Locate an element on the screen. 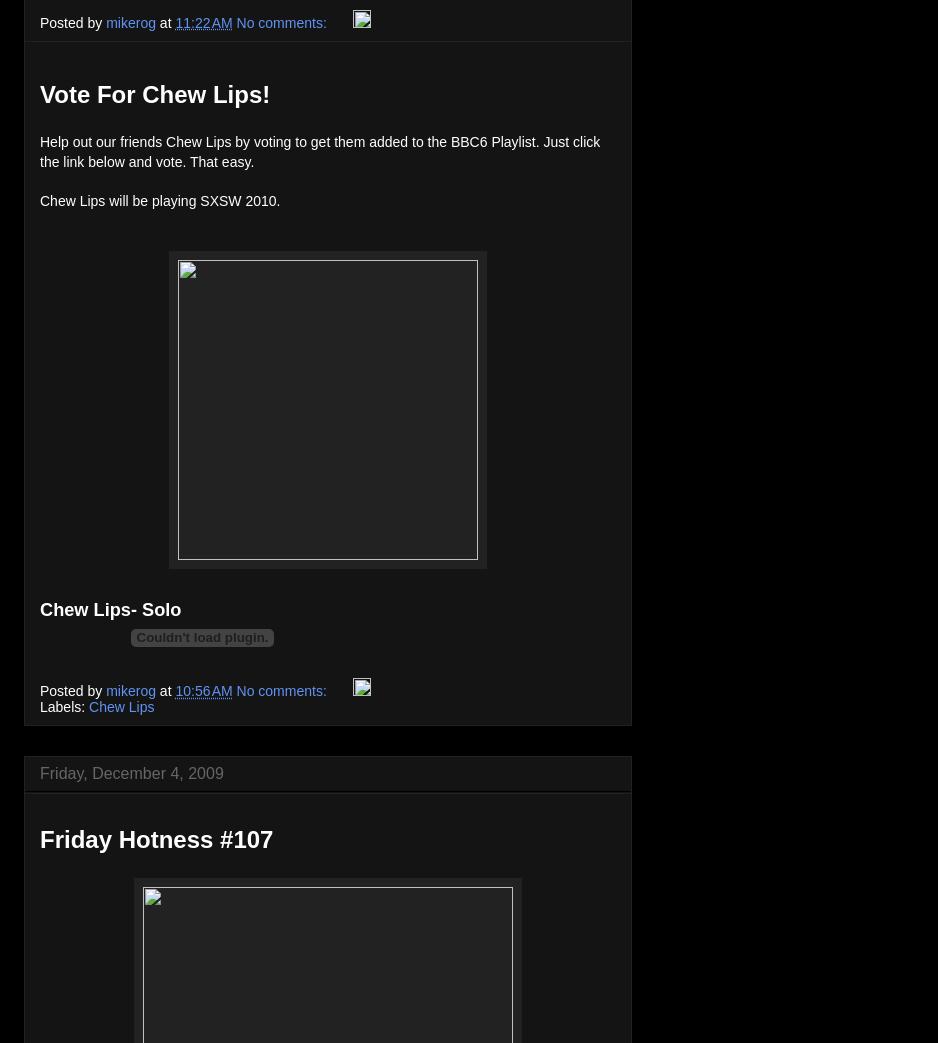 The height and width of the screenshot is (1043, 938). '10:56 AM' is located at coordinates (203, 690).